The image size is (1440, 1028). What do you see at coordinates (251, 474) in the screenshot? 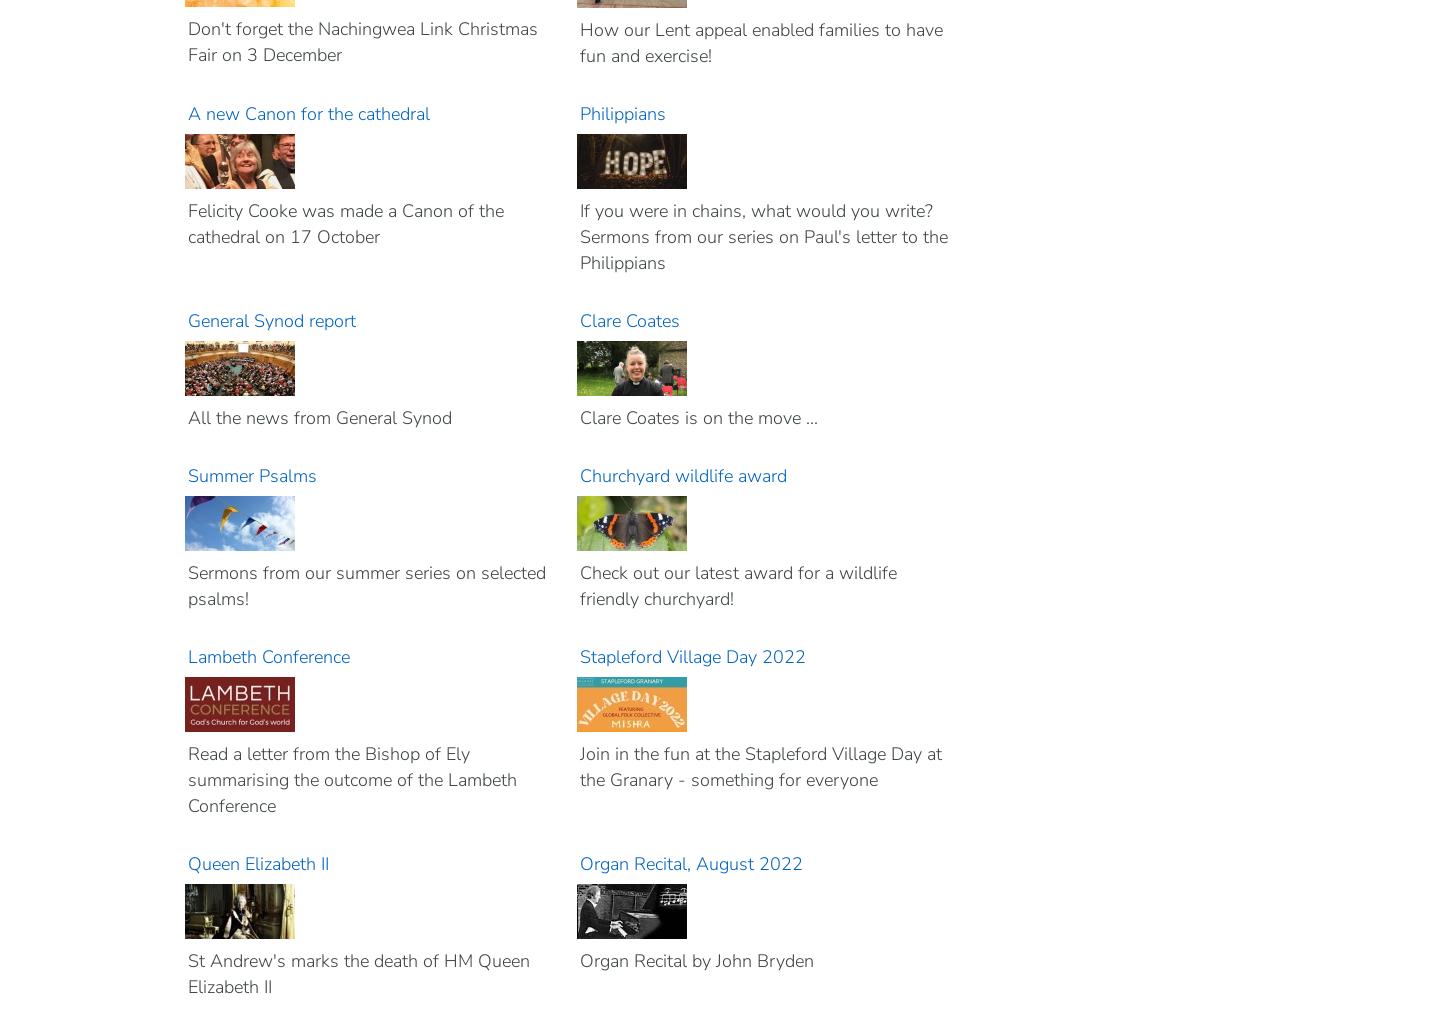
I see `'Summer Psalms'` at bounding box center [251, 474].